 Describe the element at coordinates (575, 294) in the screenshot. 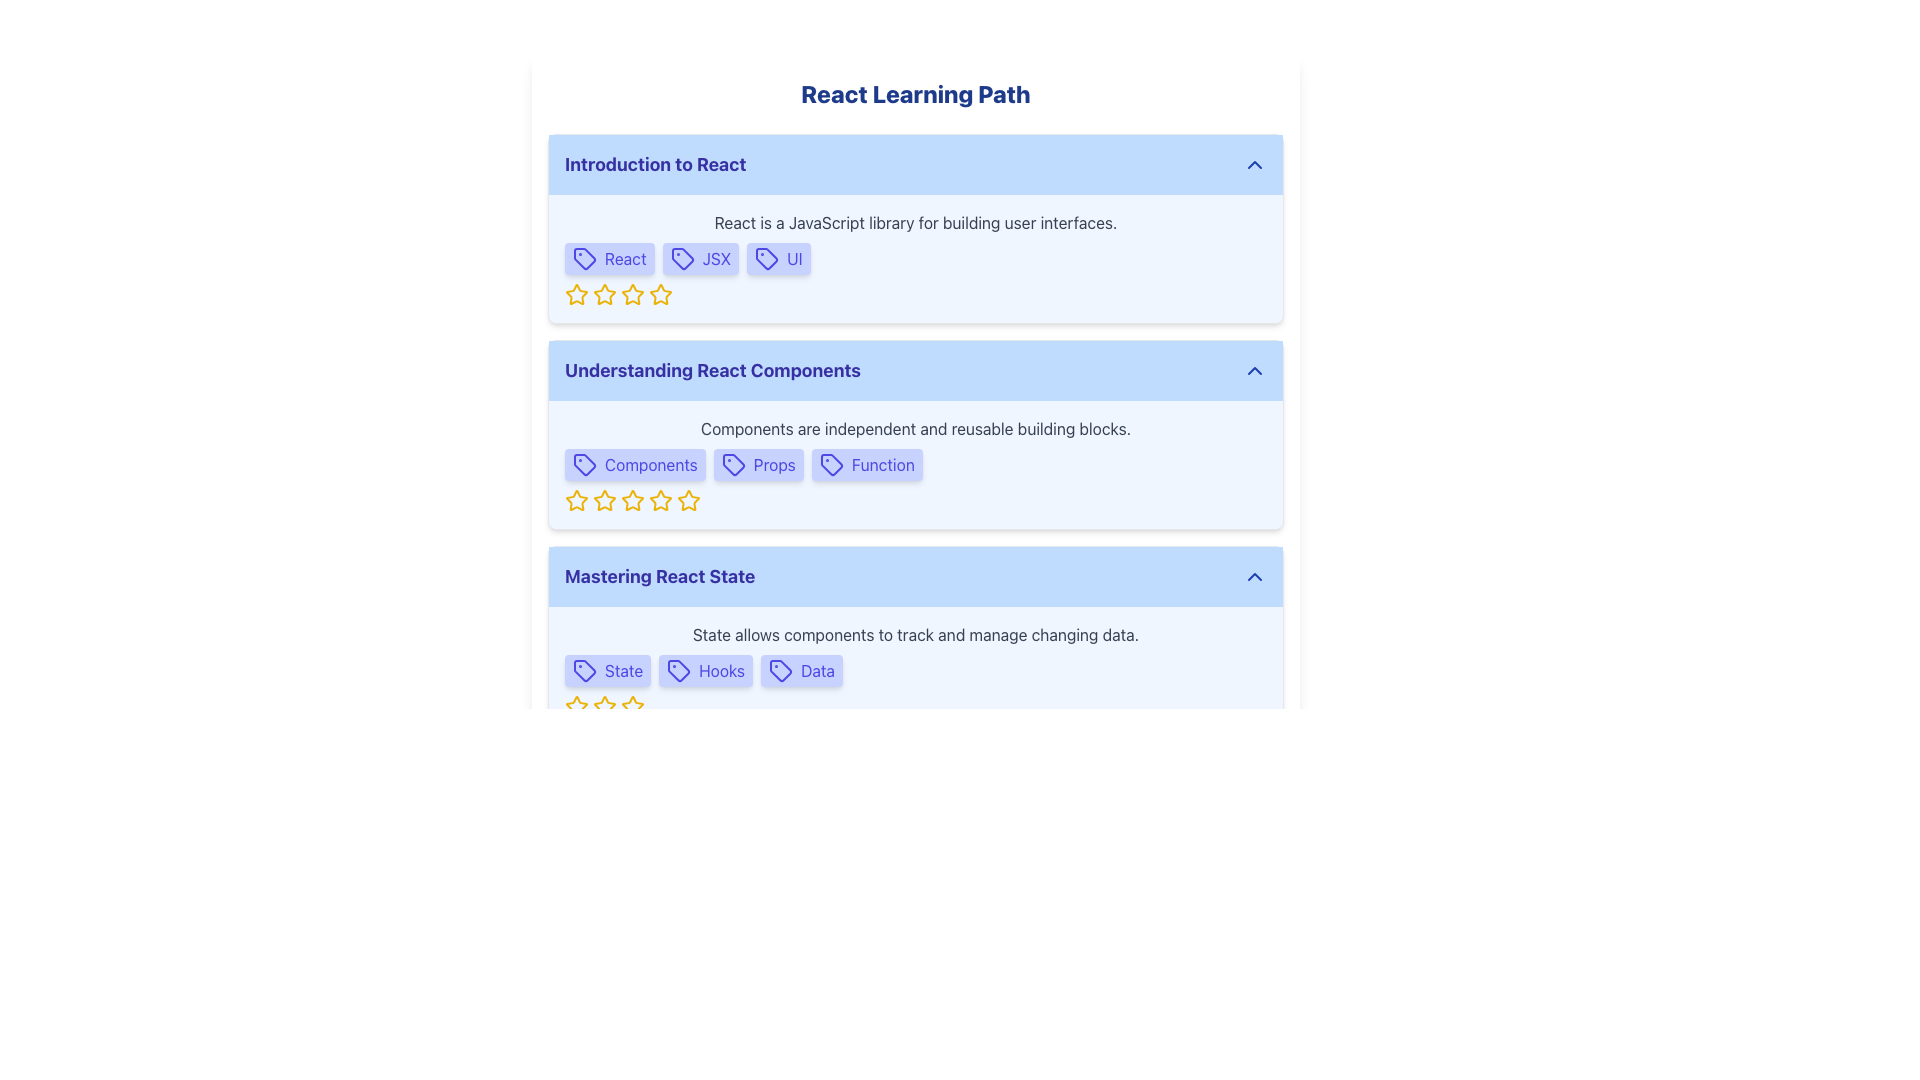

I see `the first star icon representing the first rating point in the 1-to-5 rating system for the 'Introduction to React' section` at that location.